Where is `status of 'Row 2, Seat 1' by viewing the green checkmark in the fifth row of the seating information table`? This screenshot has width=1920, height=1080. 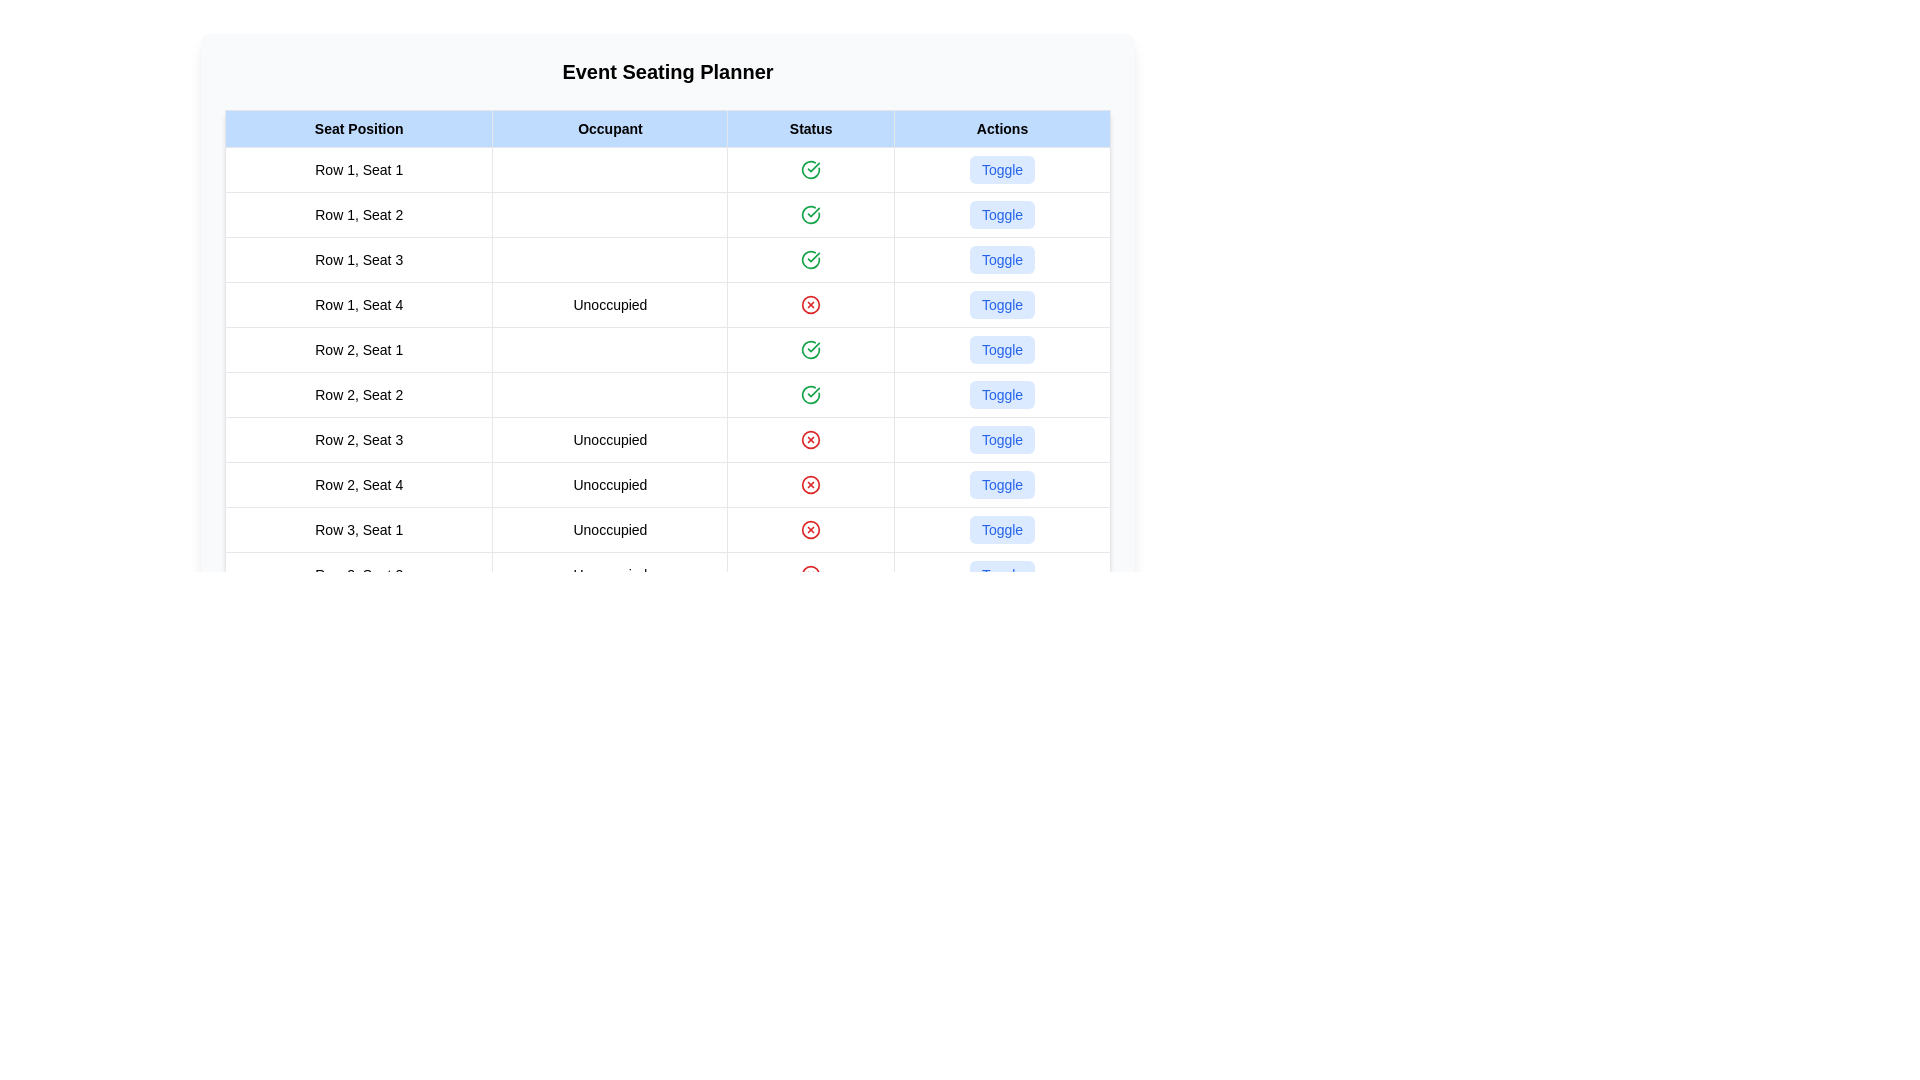 status of 'Row 2, Seat 1' by viewing the green checkmark in the fifth row of the seating information table is located at coordinates (667, 349).